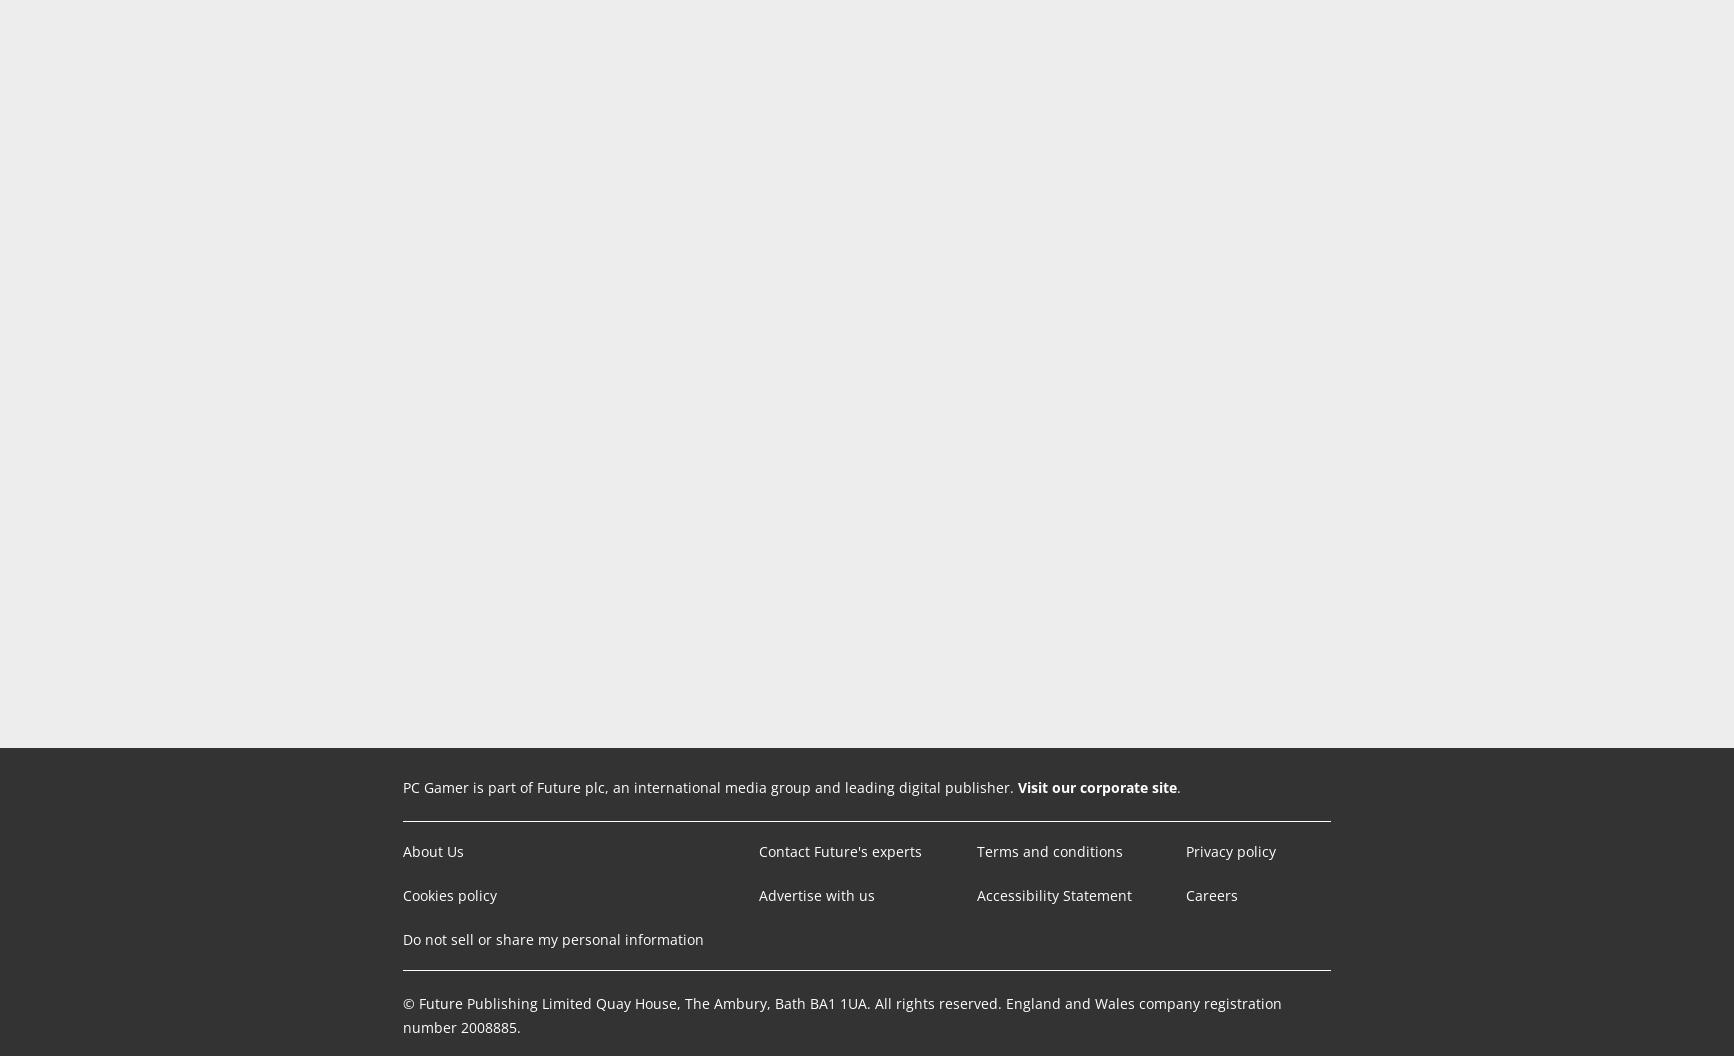 This screenshot has width=1734, height=1056. I want to click on '.', so click(1178, 786).